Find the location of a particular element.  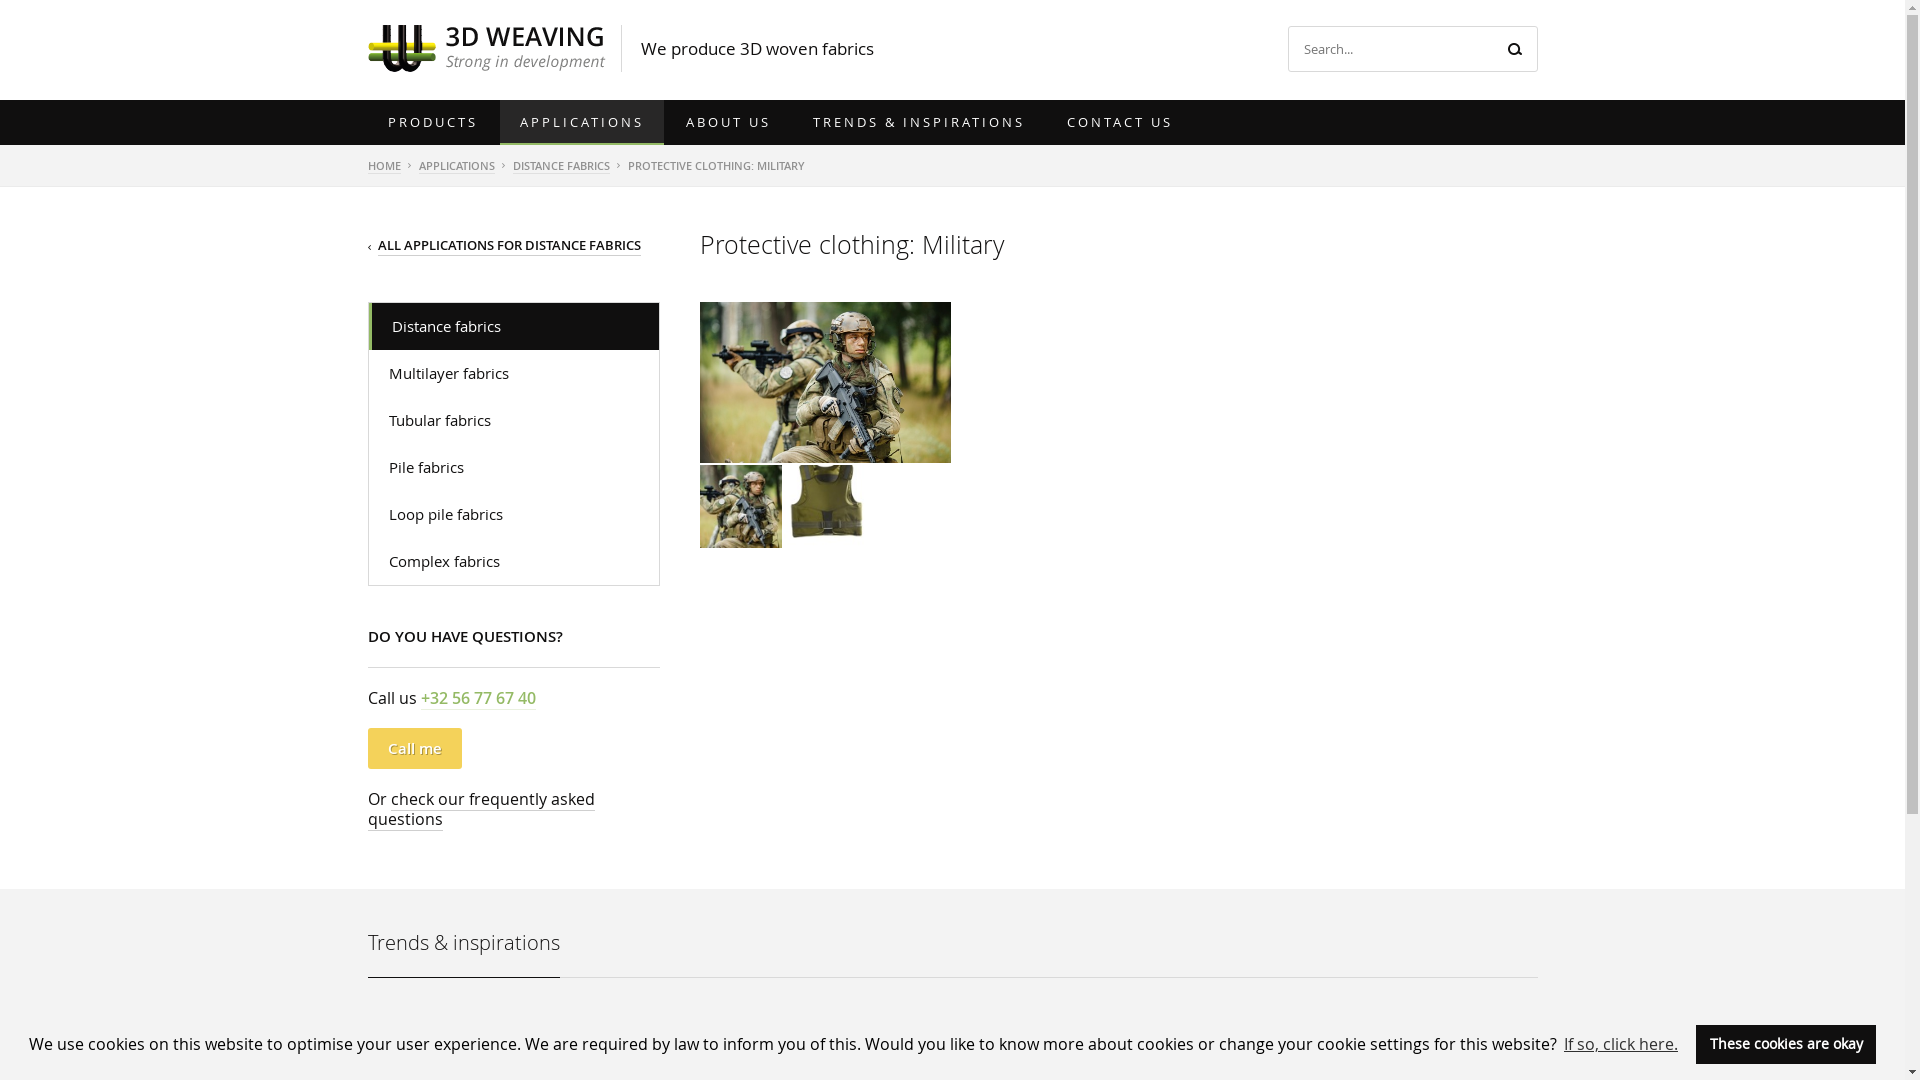

'These cookies are okay' is located at coordinates (1785, 1043).